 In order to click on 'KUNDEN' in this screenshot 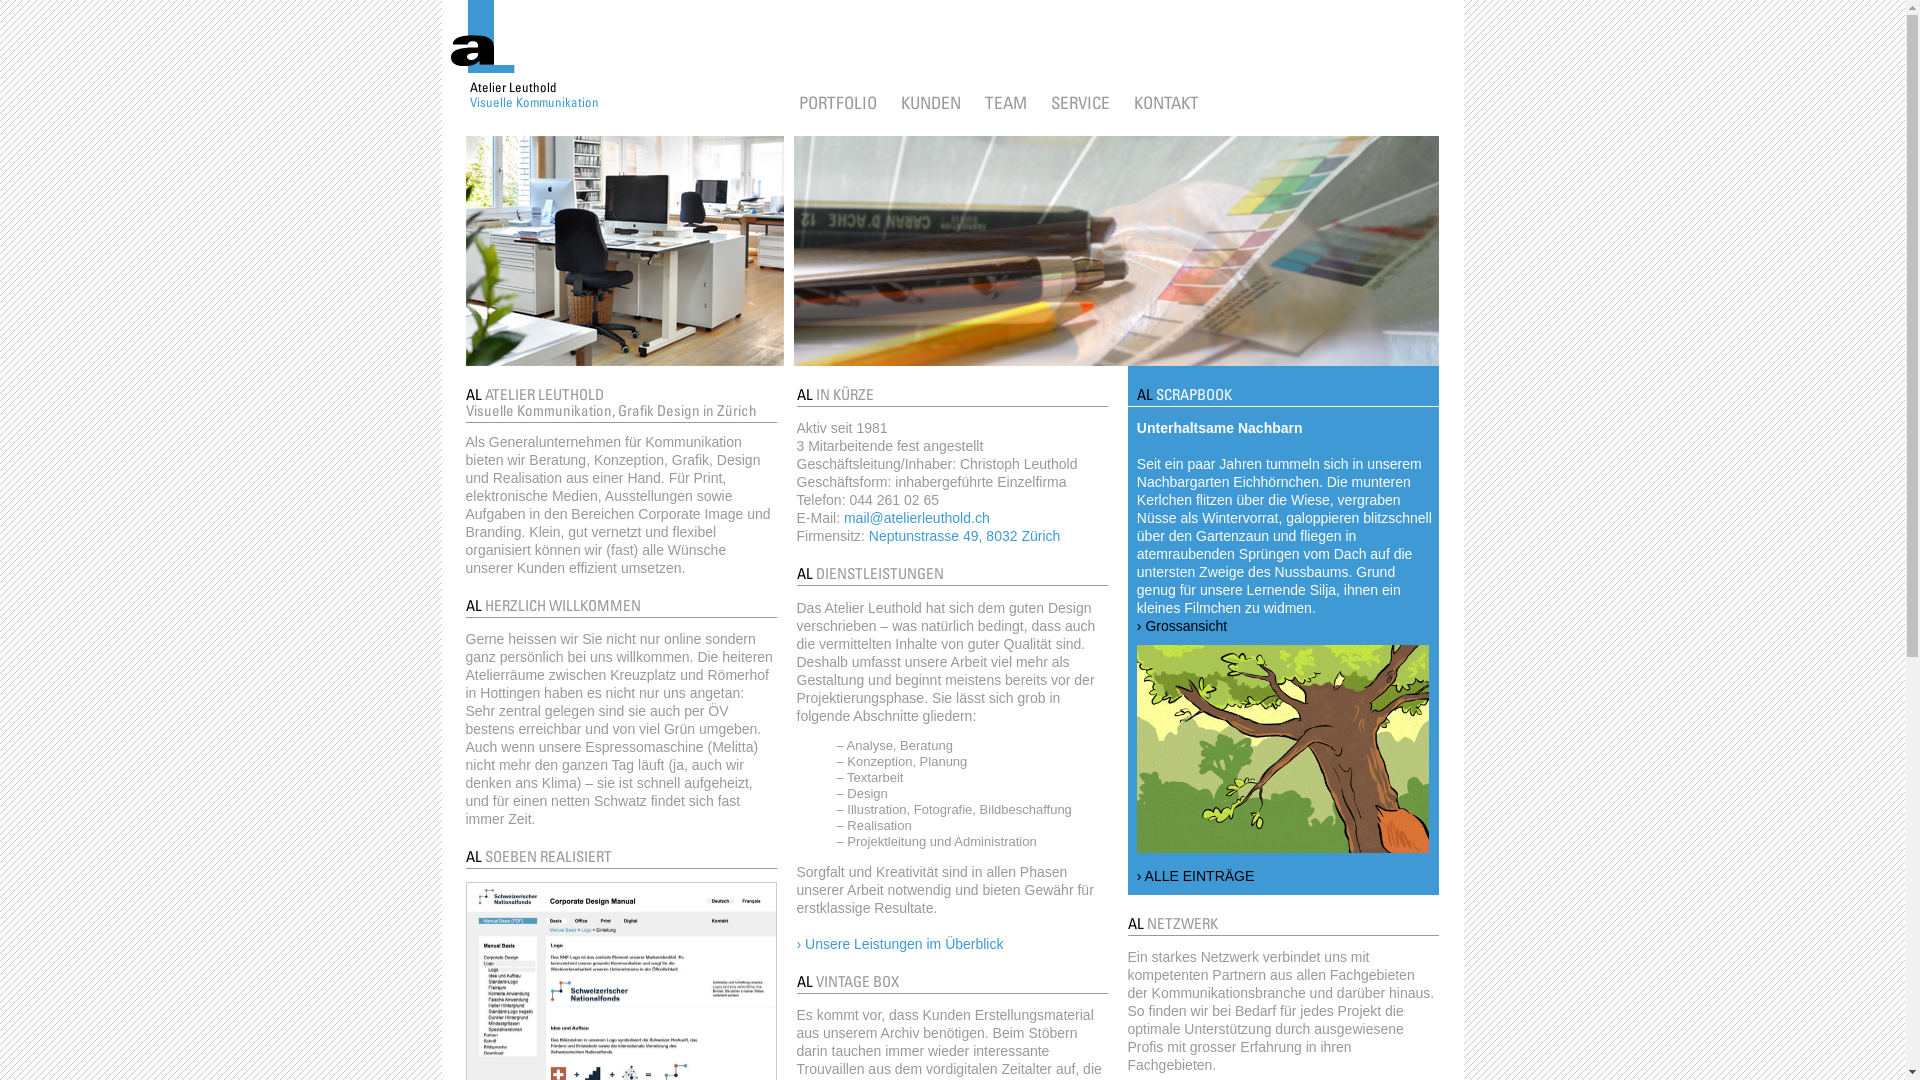, I will do `click(929, 102)`.